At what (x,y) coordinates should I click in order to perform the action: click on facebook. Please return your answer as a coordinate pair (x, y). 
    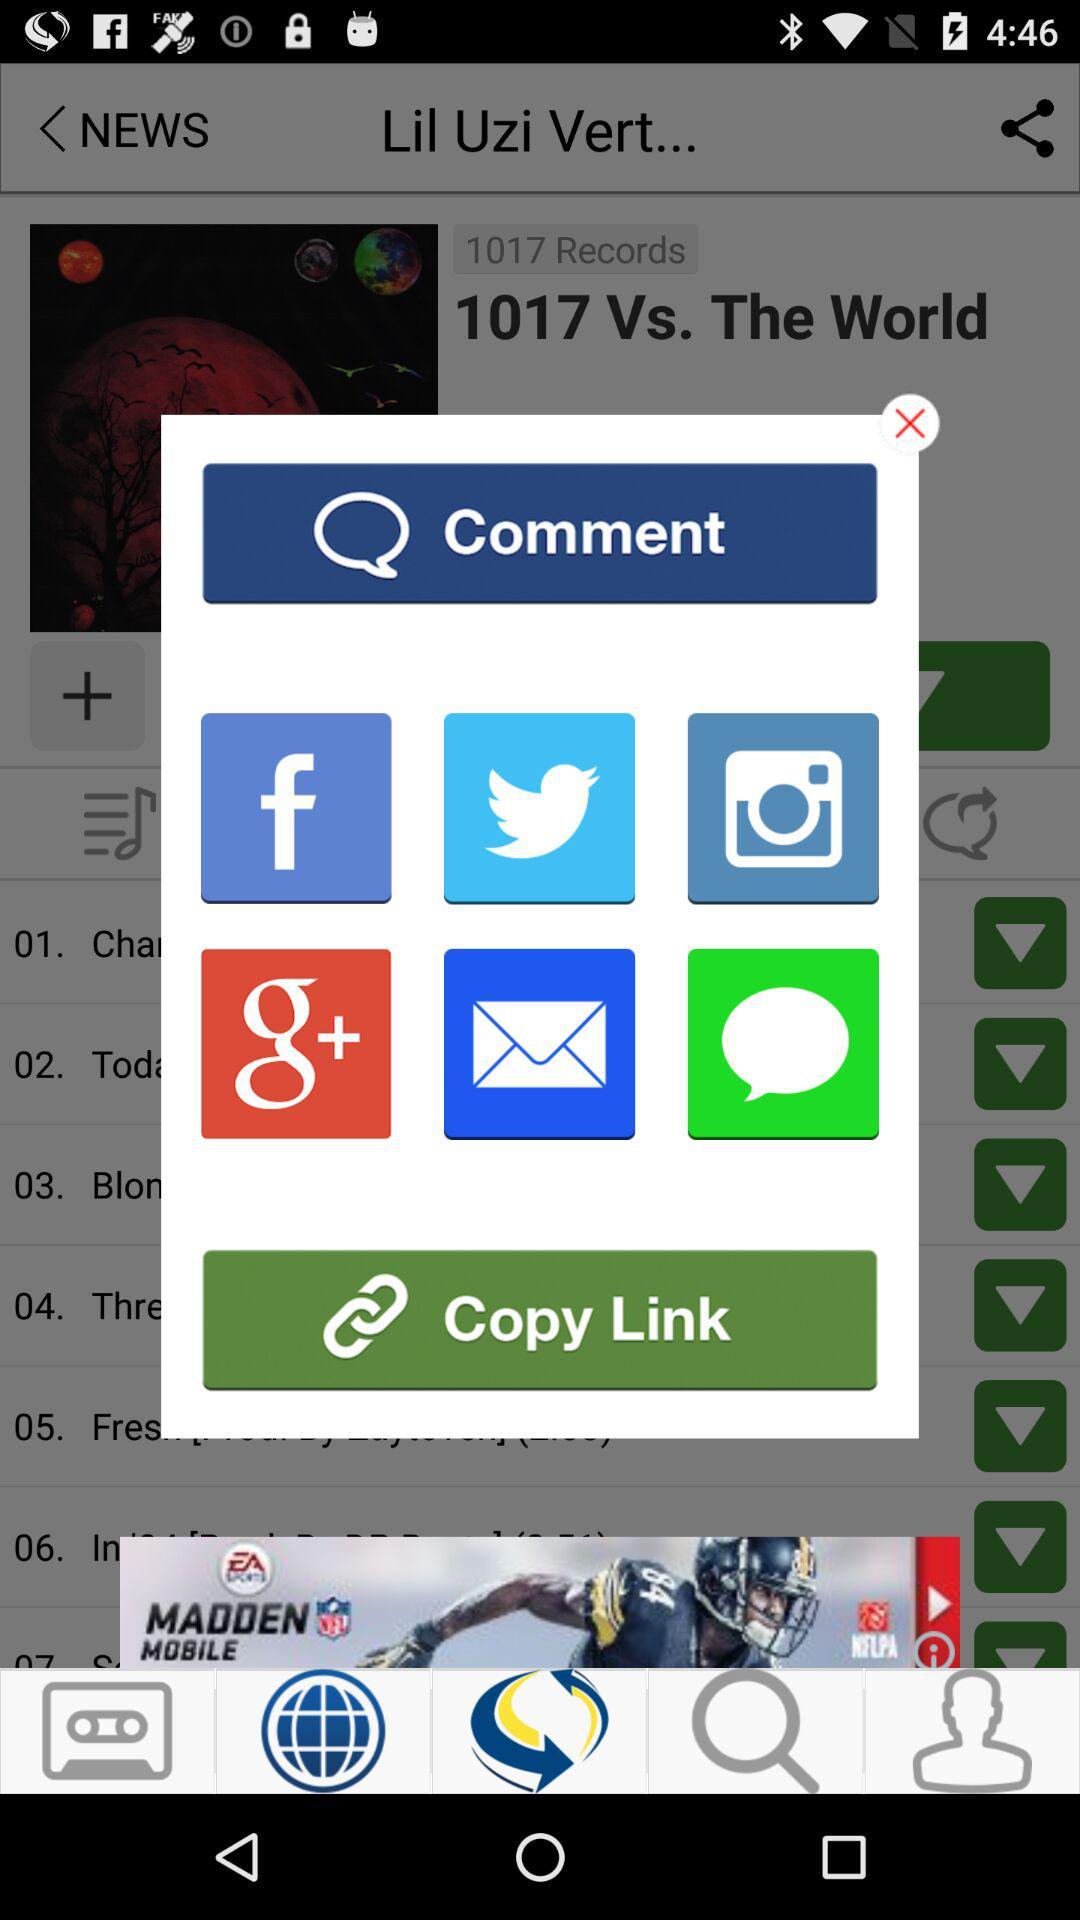
    Looking at the image, I should click on (296, 808).